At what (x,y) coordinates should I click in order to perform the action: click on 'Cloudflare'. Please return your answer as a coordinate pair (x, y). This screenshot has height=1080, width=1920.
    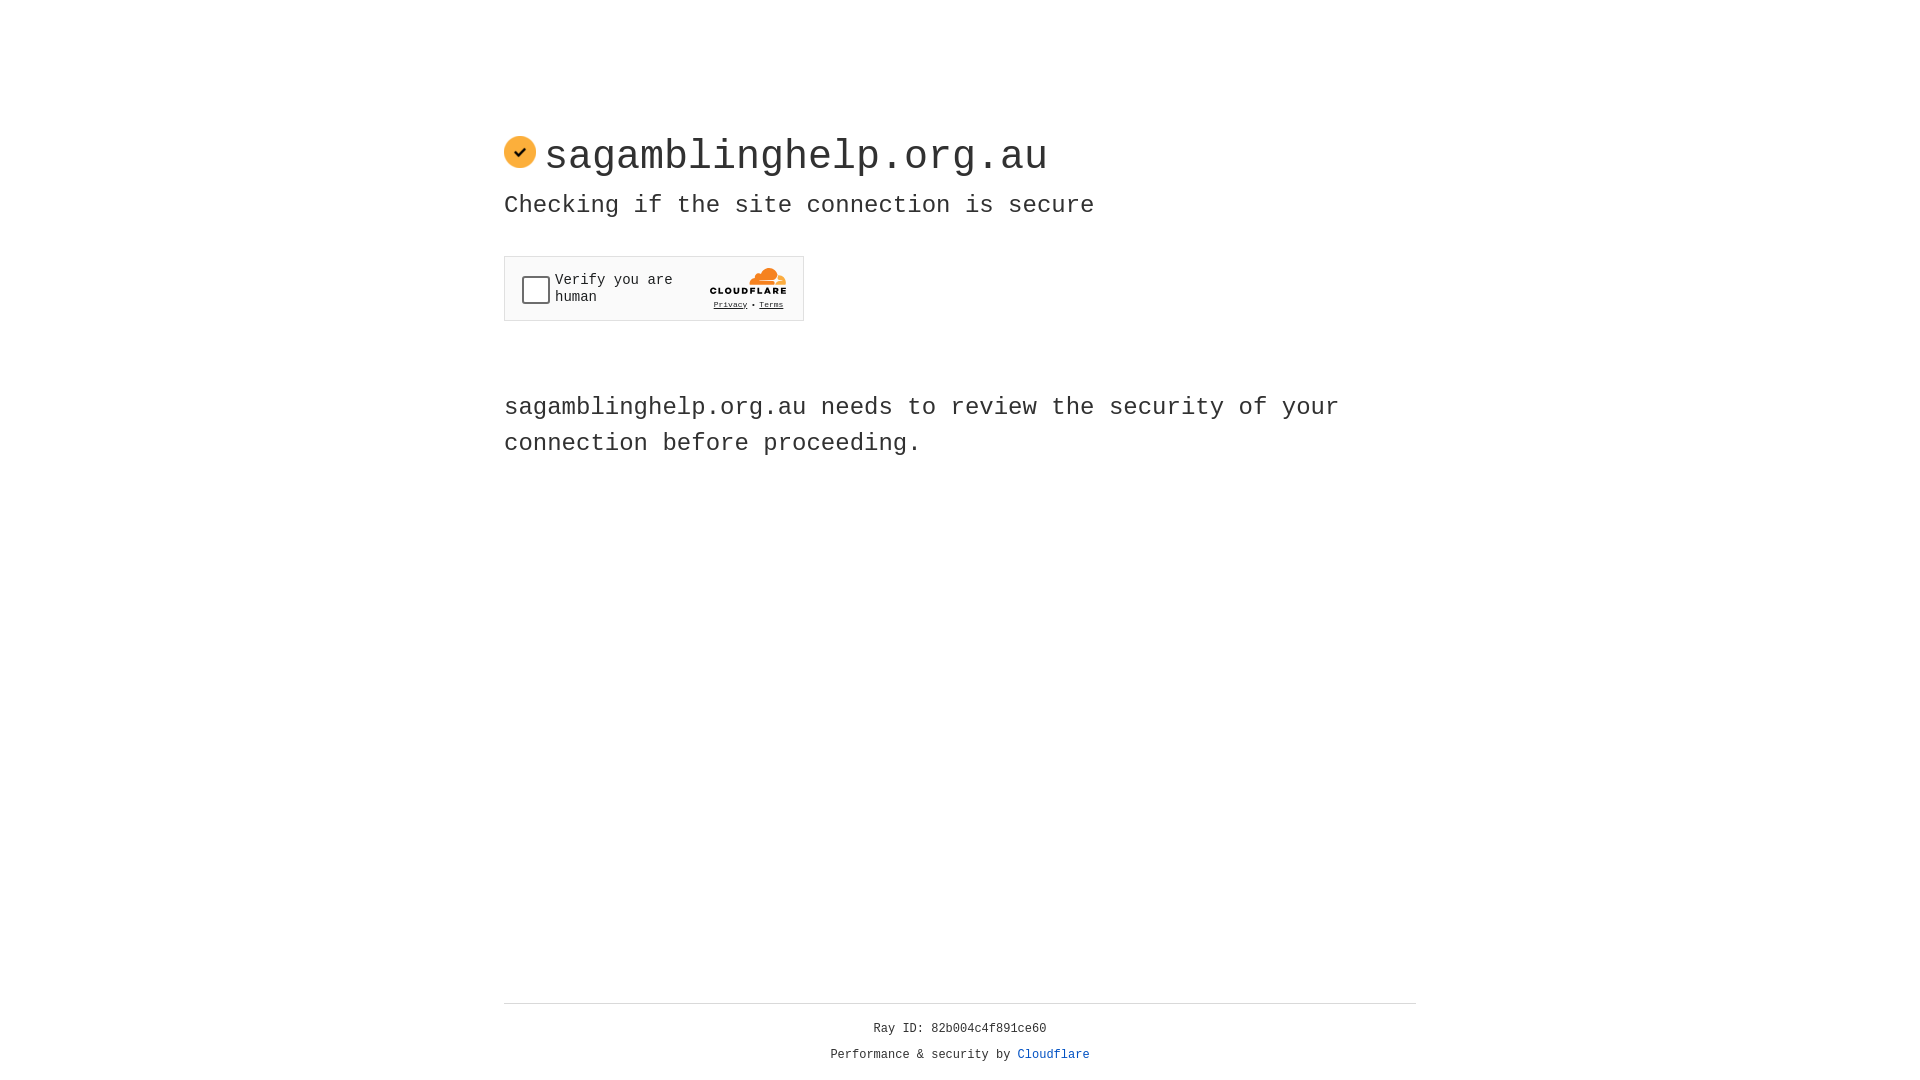
    Looking at the image, I should click on (1053, 1054).